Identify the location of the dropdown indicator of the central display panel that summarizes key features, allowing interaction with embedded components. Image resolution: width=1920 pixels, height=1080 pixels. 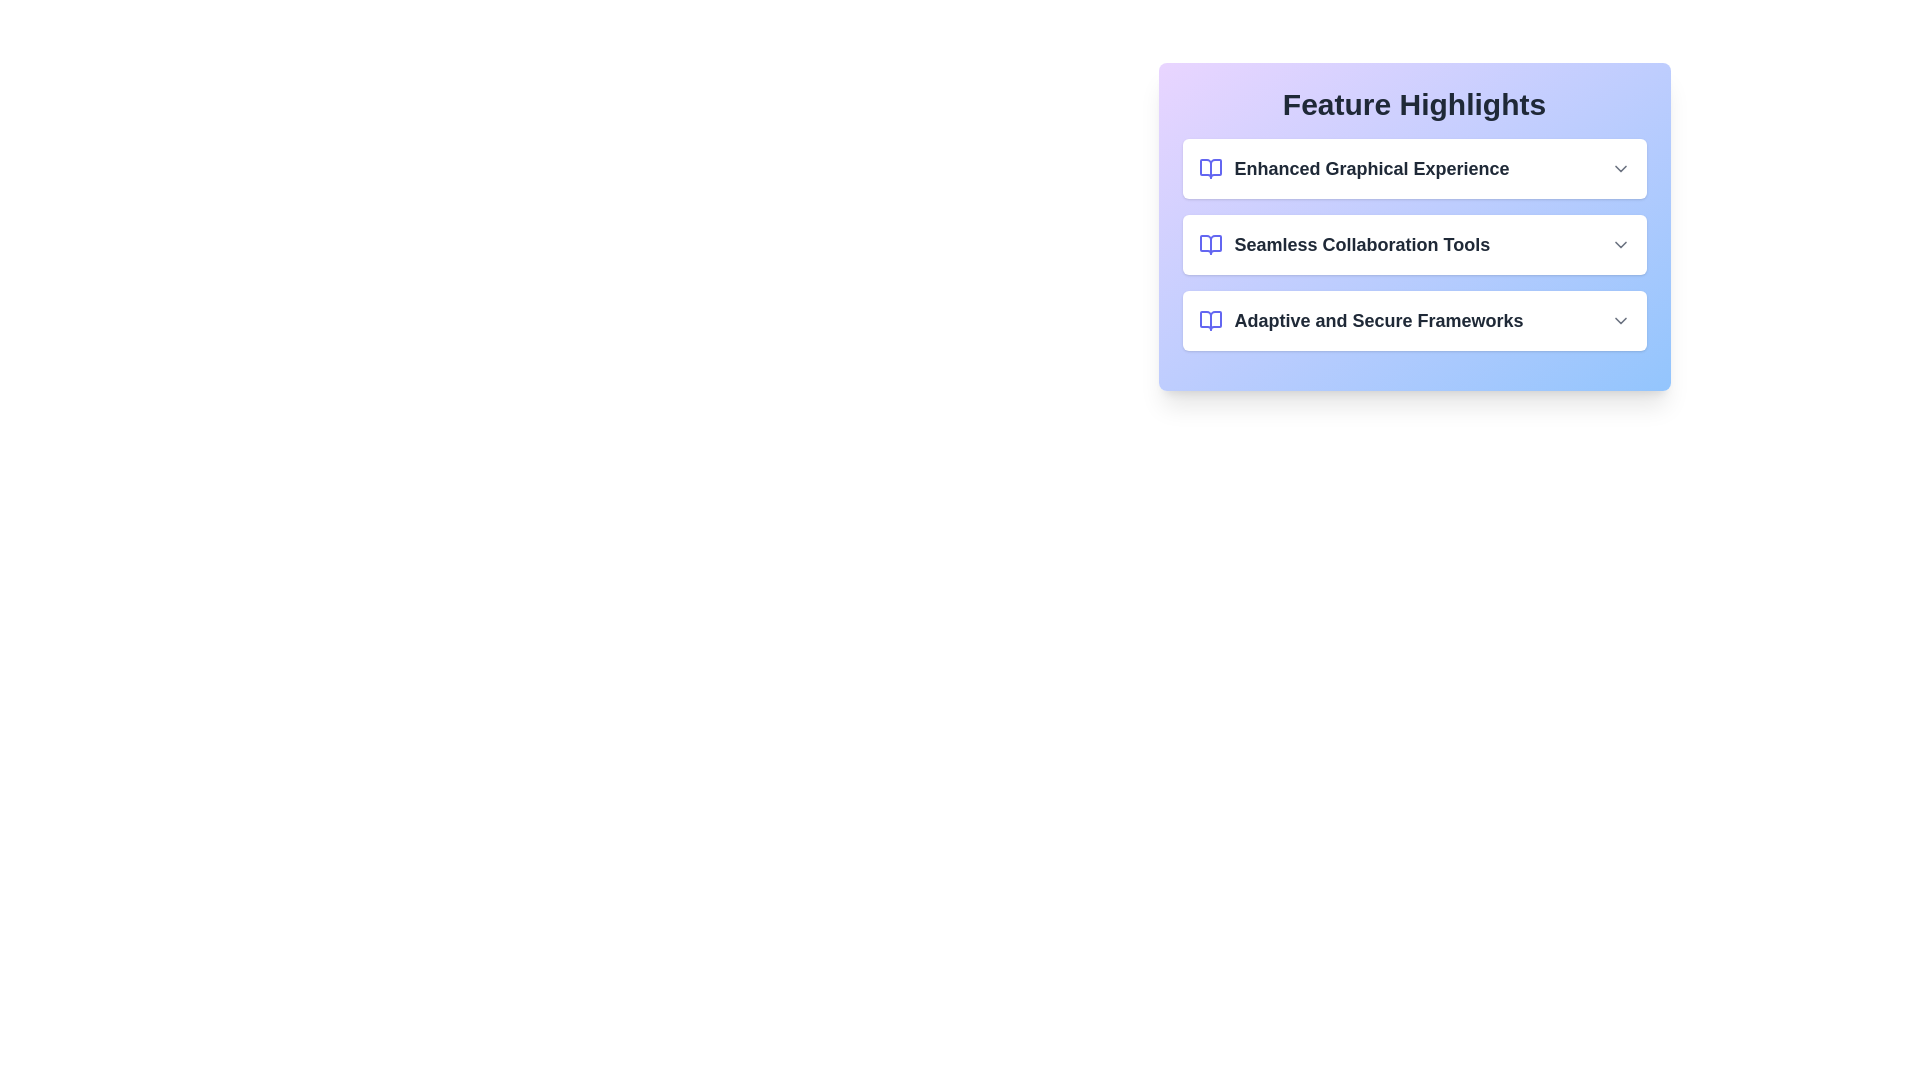
(1413, 226).